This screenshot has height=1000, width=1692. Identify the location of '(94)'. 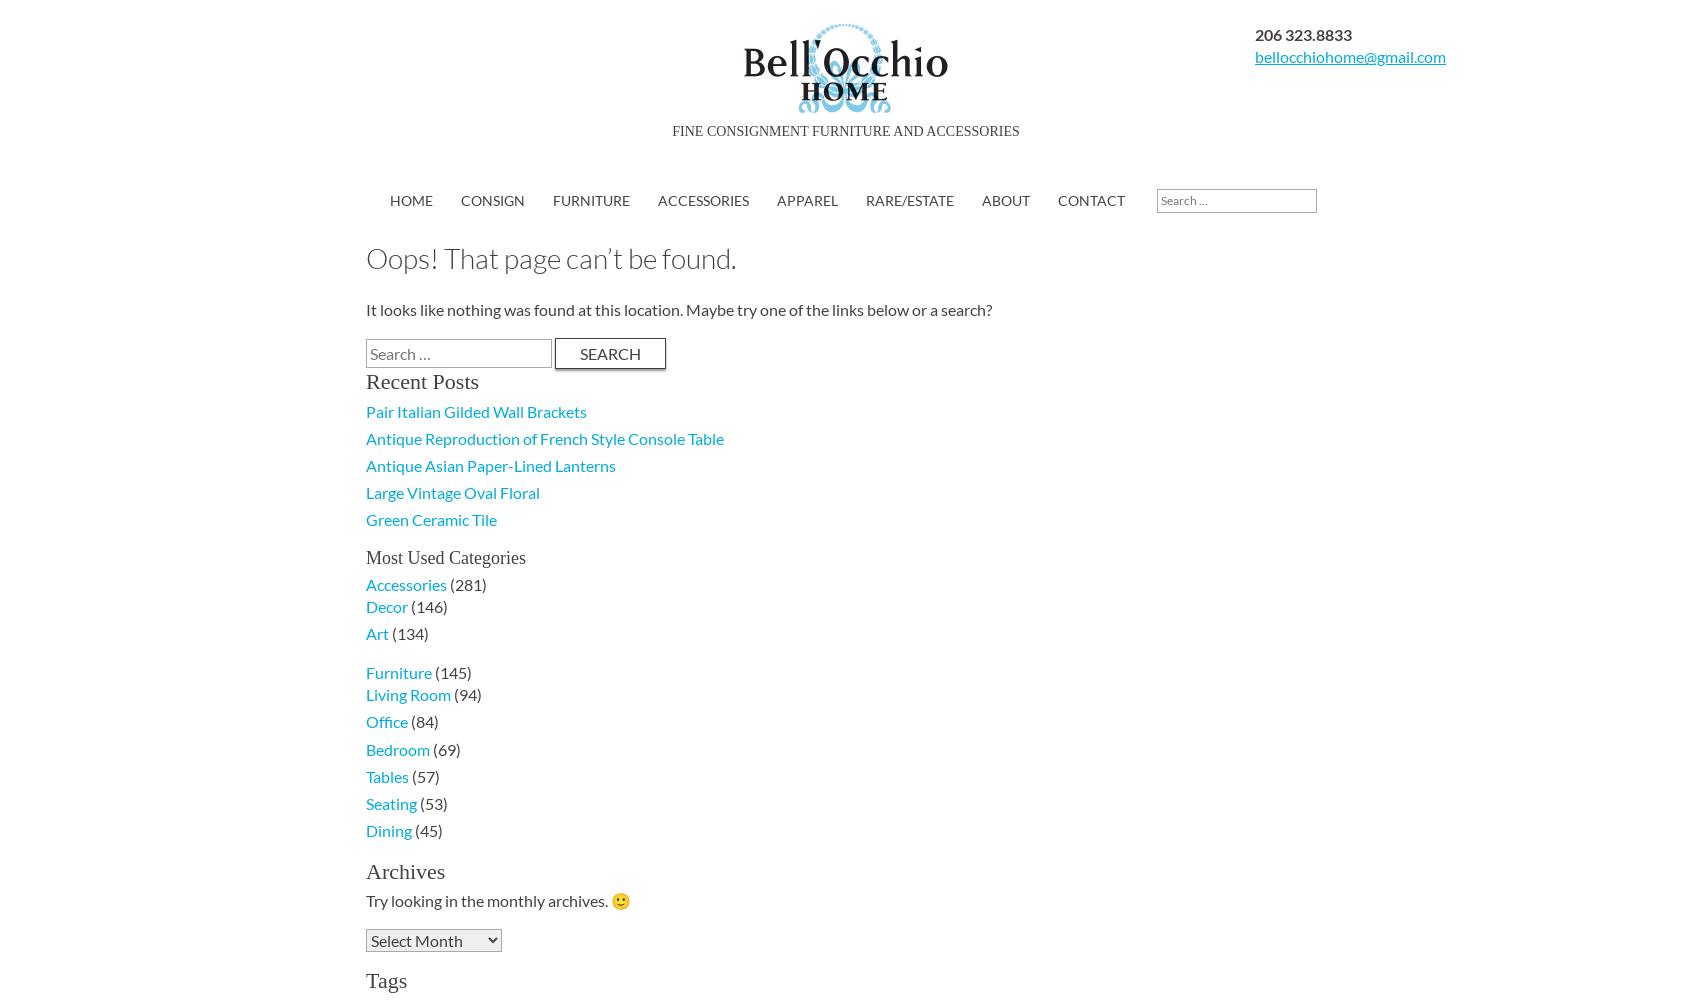
(449, 693).